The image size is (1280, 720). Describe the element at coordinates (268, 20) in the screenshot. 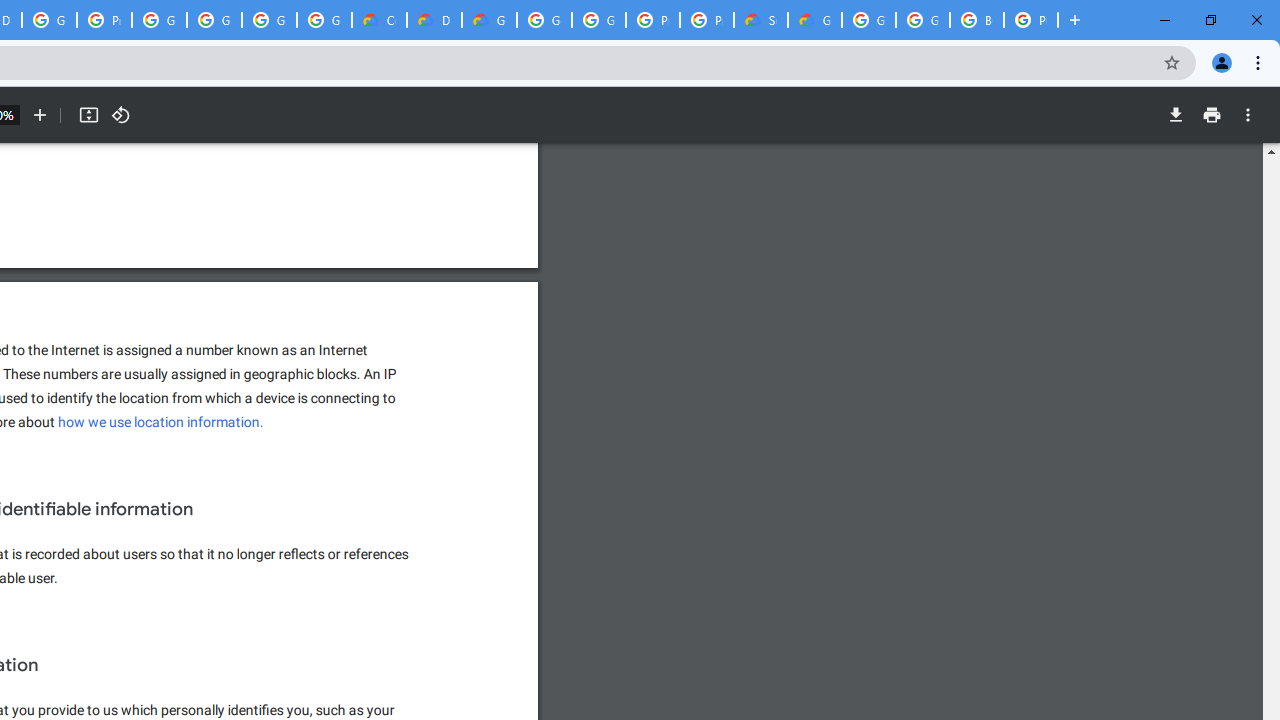

I see `'Google Workspace - Specific Terms'` at that location.